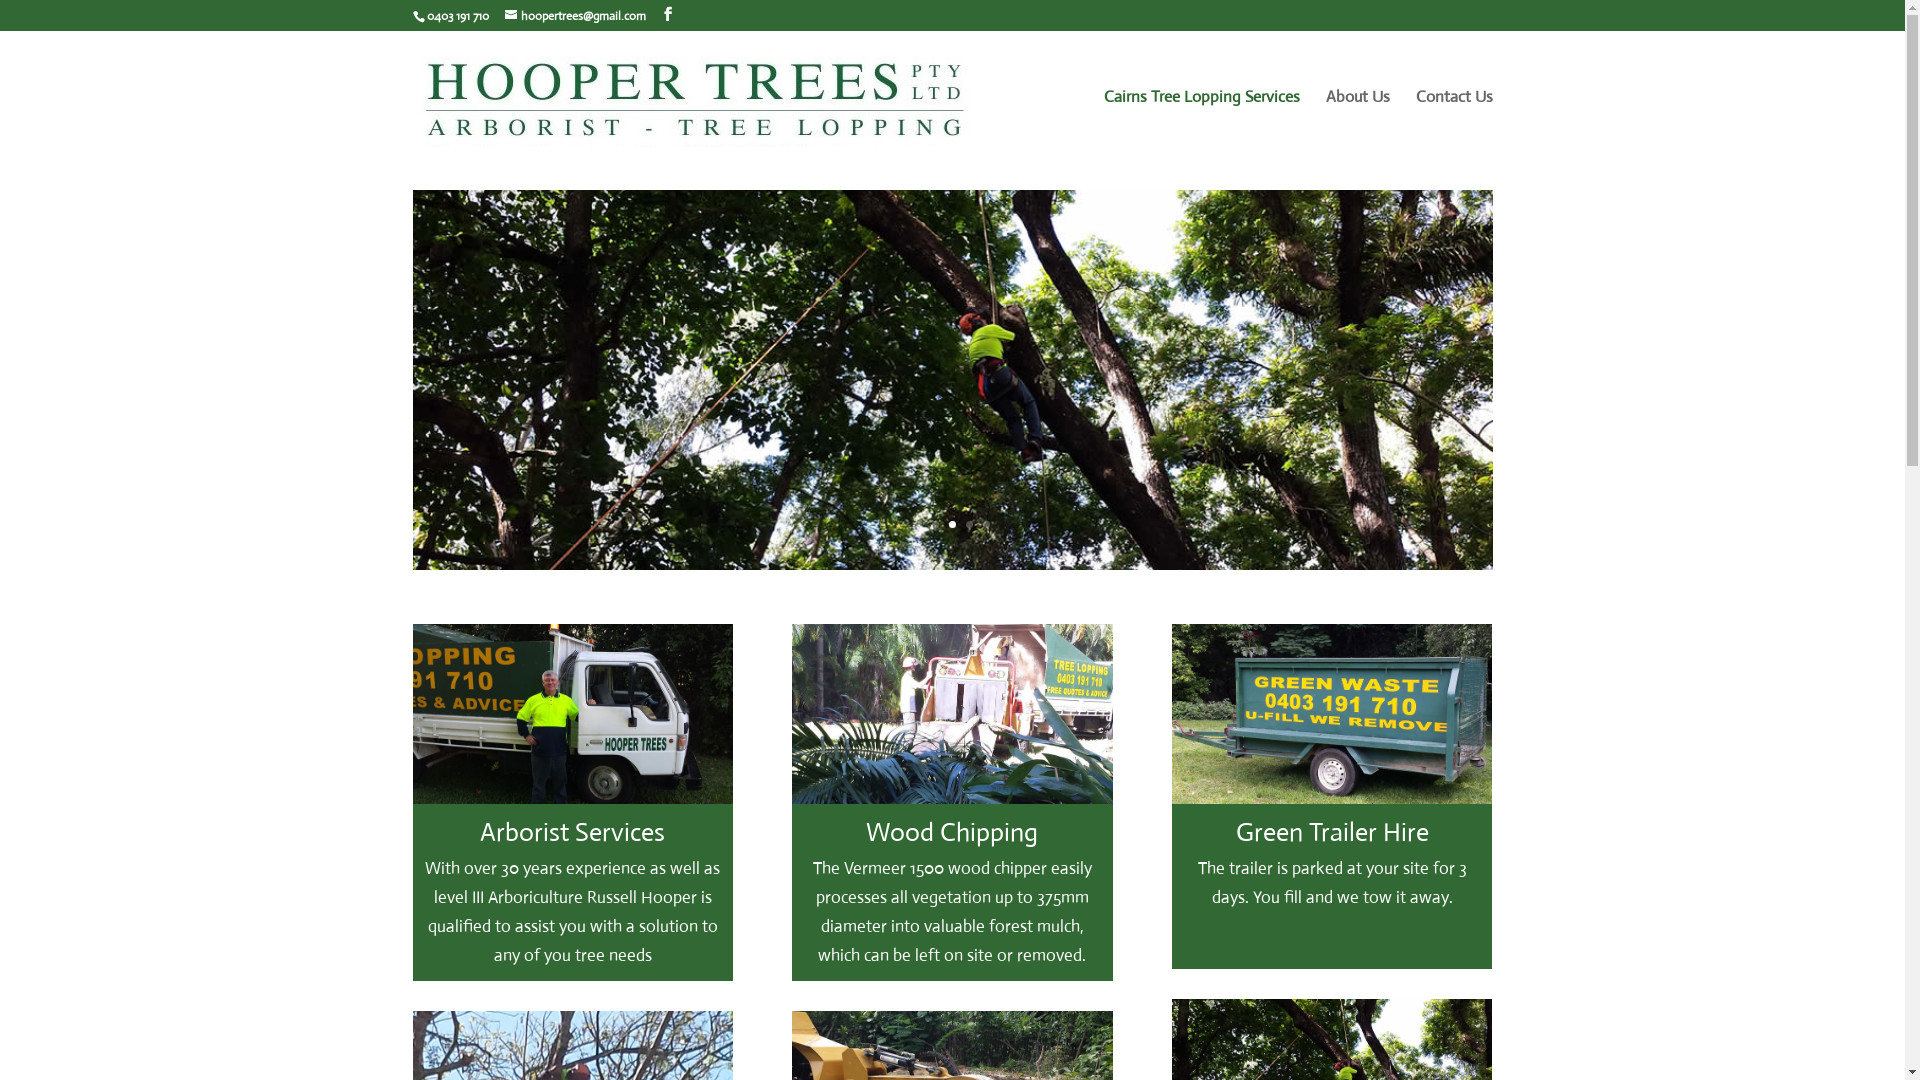 This screenshot has height=1080, width=1920. I want to click on '2', so click(934, 523).